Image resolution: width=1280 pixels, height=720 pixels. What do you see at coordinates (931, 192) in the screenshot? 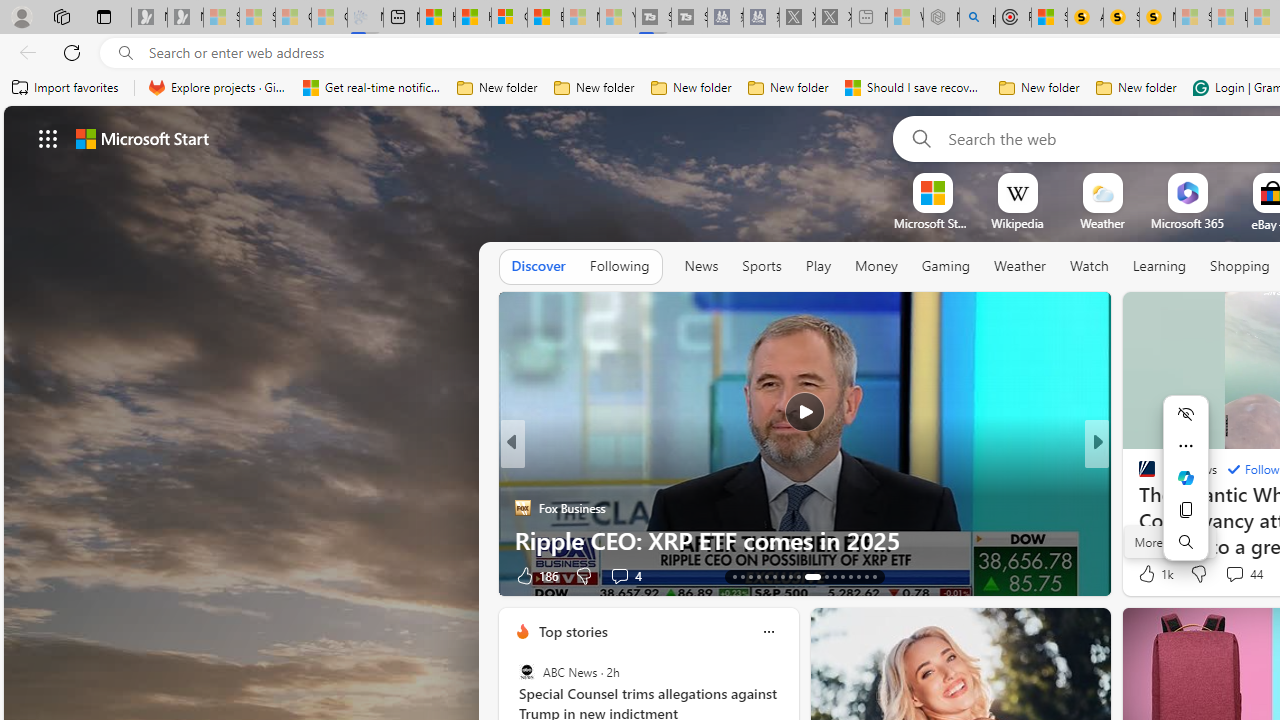
I see `'To get missing image descriptions, open the context menu.'` at bounding box center [931, 192].